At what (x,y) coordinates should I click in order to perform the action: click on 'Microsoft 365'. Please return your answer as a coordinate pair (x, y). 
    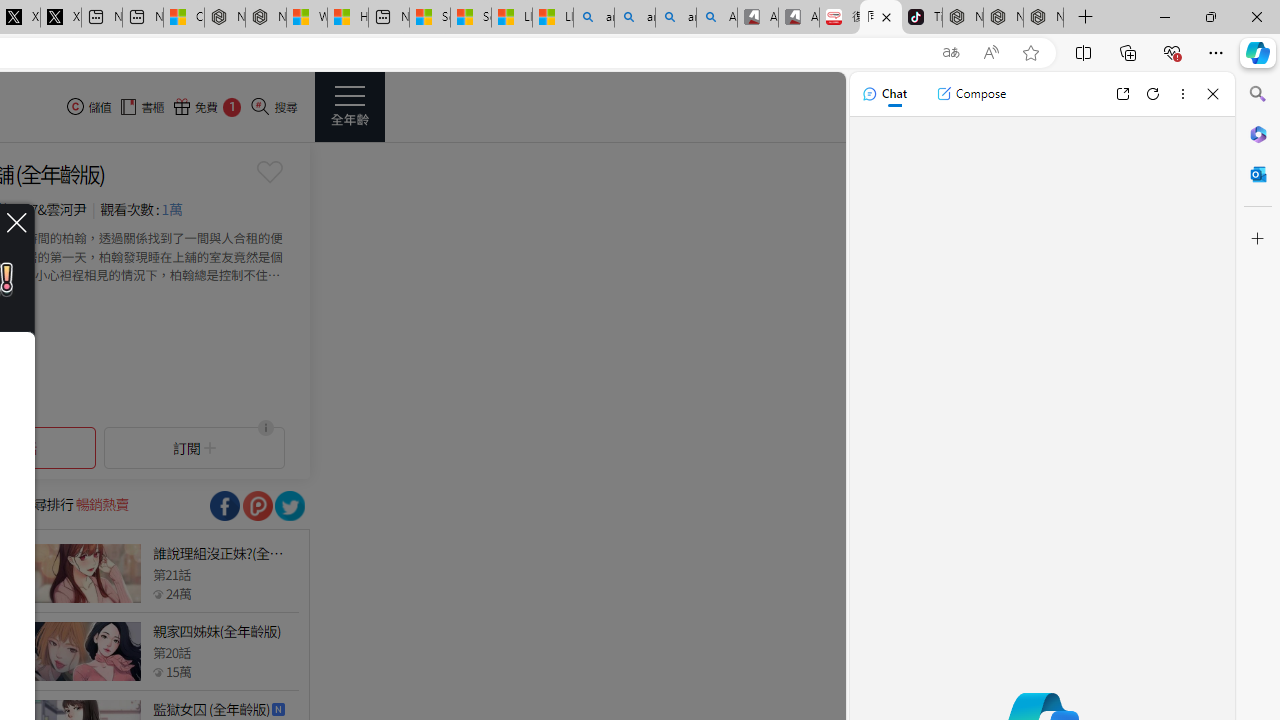
    Looking at the image, I should click on (1257, 133).